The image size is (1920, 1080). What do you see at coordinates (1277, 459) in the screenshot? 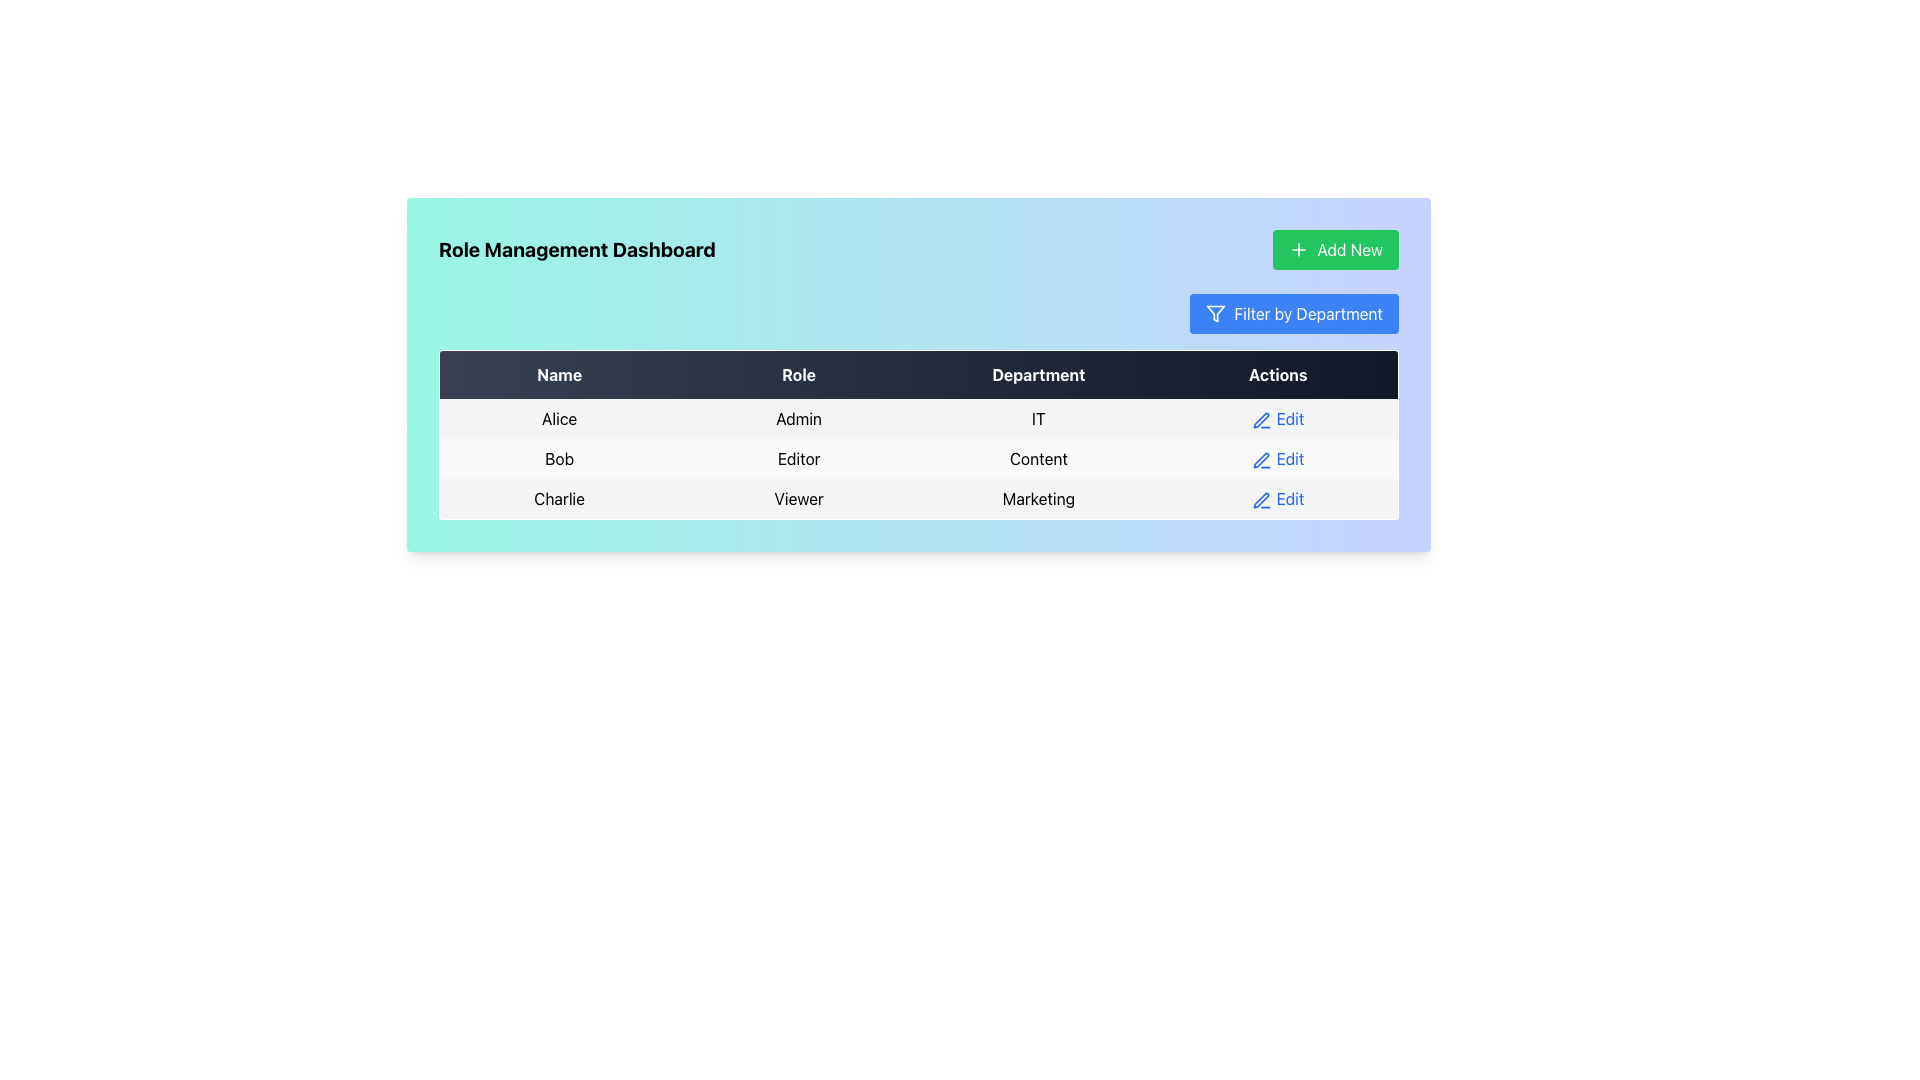
I see `the edit link in the fourth cell of the second row in the table associated with 'Bob', 'Editor', and 'Content' under the 'Actions' column` at bounding box center [1277, 459].